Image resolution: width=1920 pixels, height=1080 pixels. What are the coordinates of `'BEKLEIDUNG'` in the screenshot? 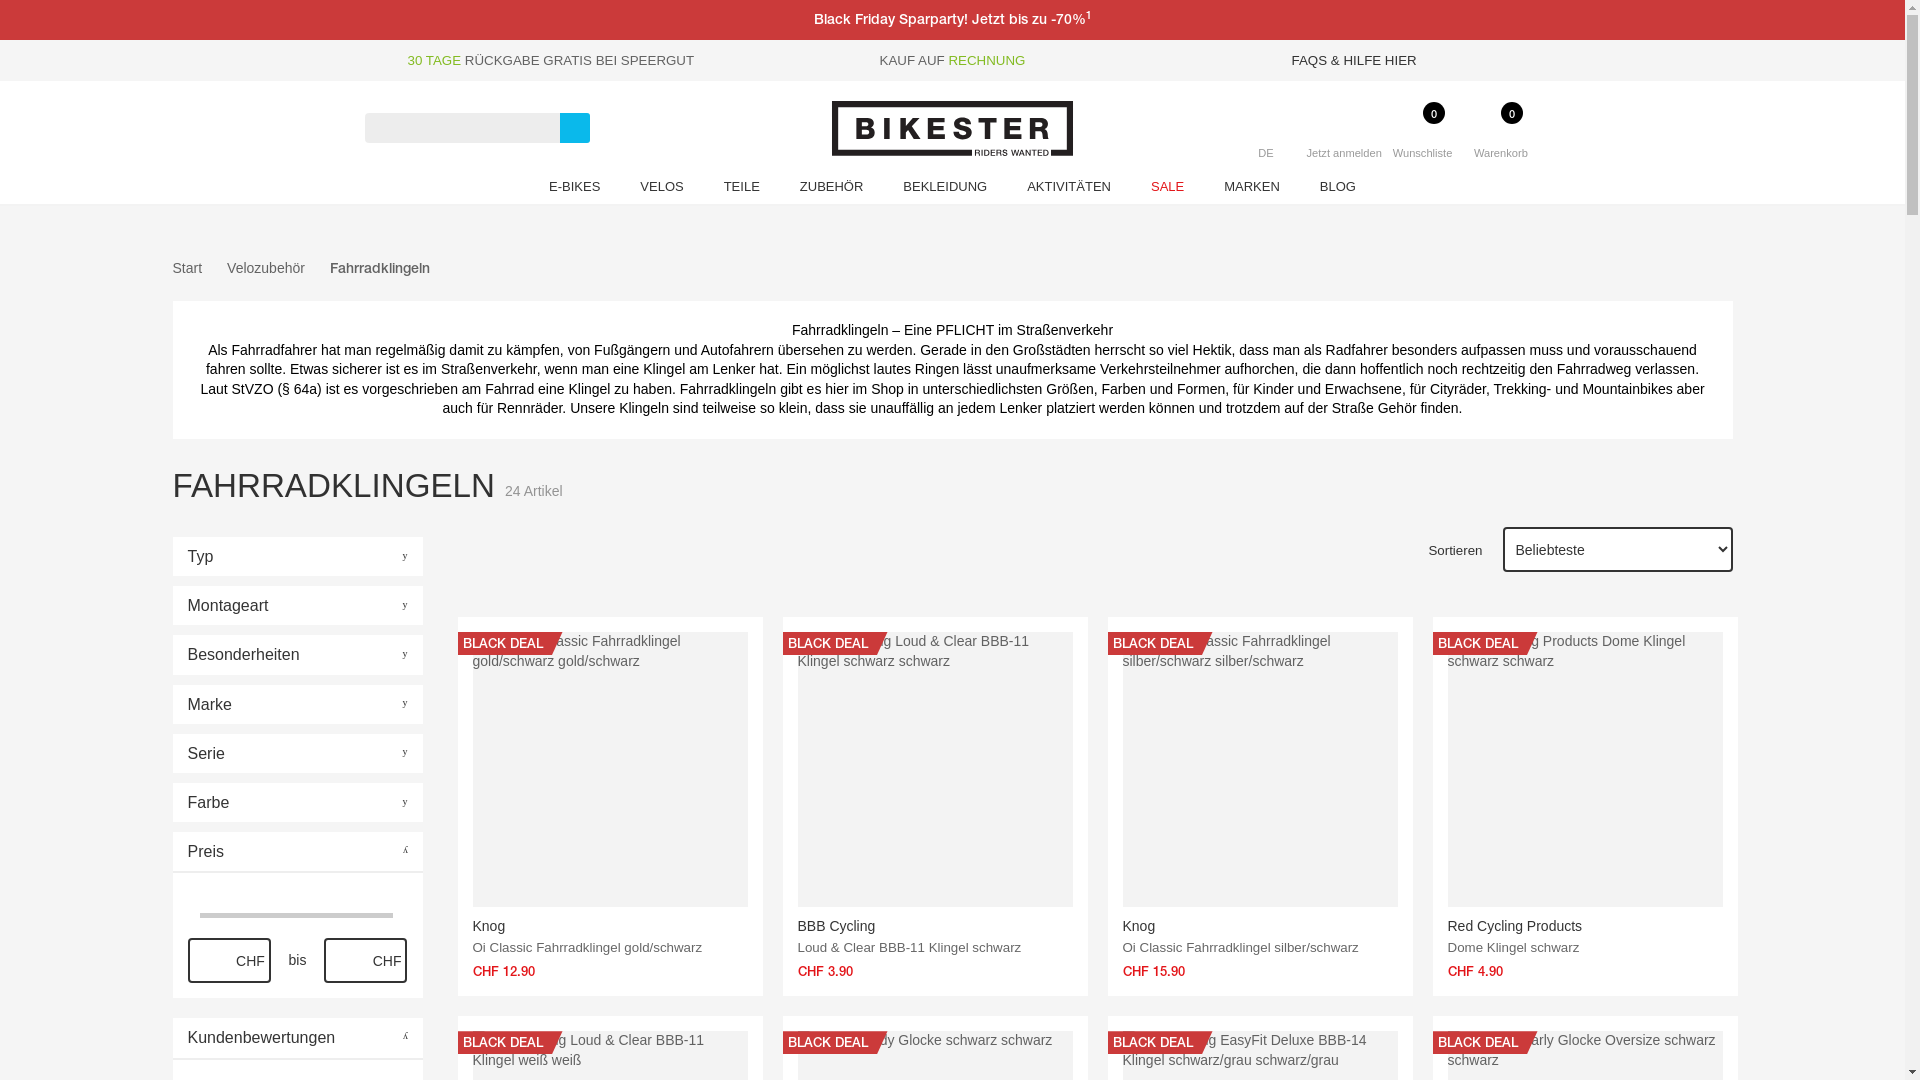 It's located at (944, 189).